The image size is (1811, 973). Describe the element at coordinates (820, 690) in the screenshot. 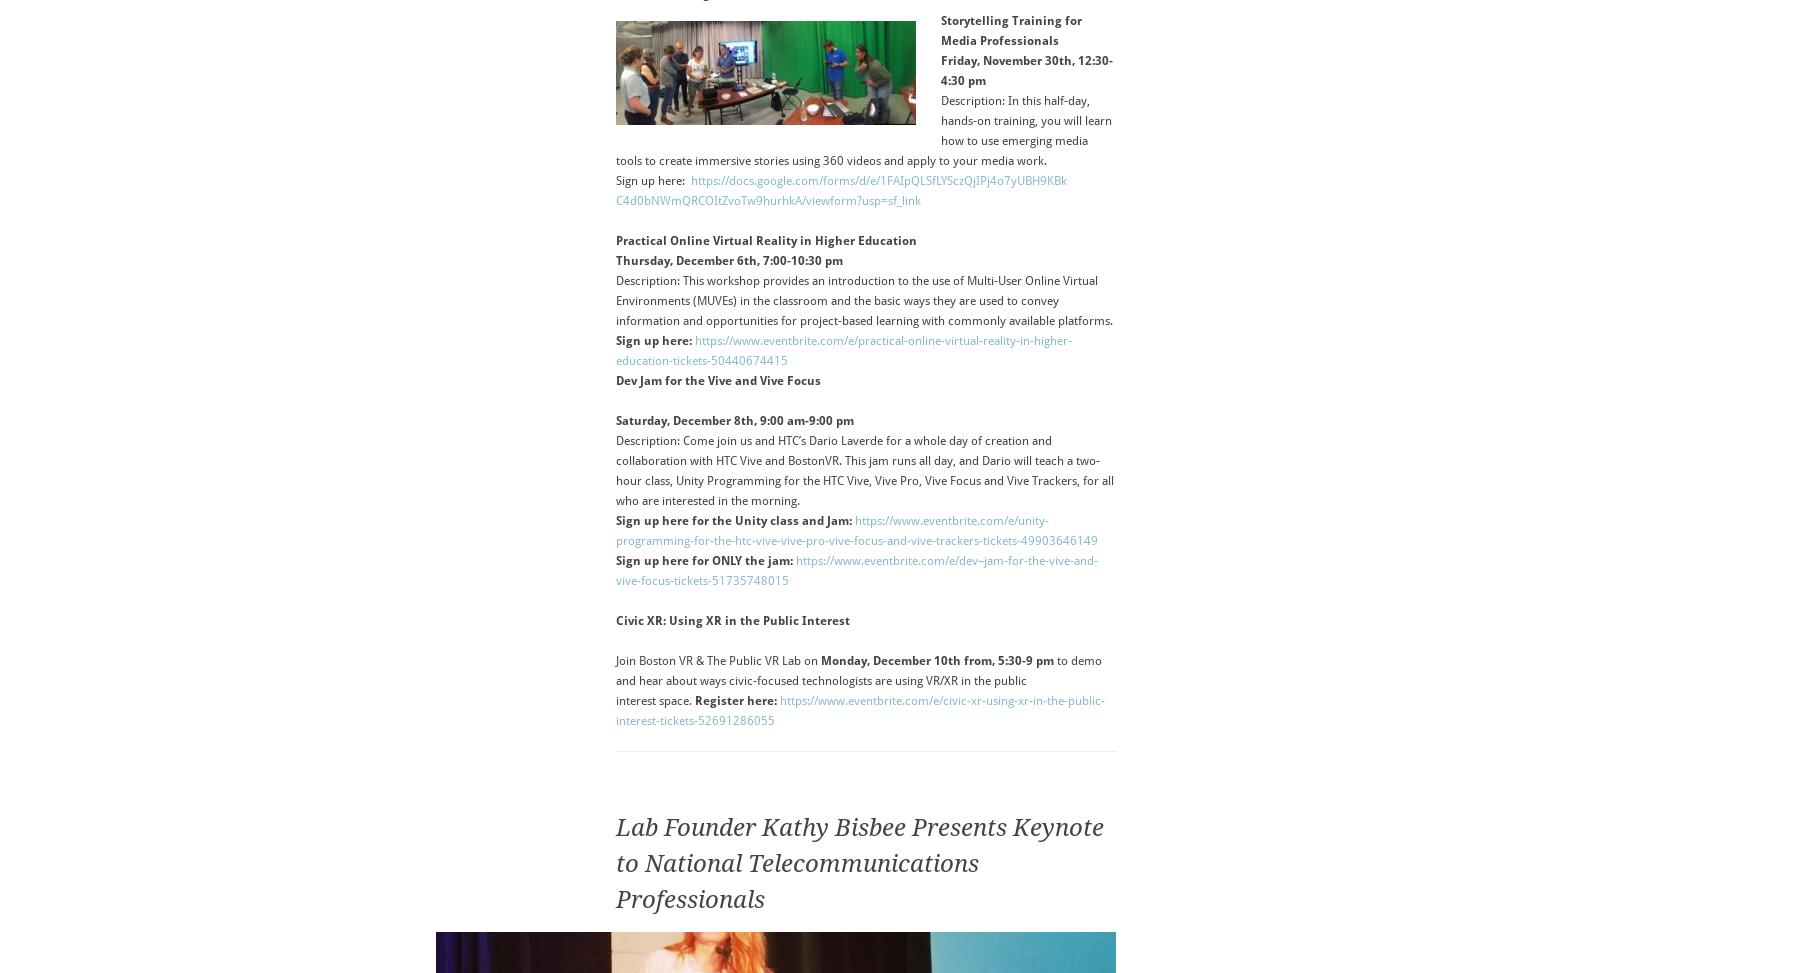

I see `'in the public interest space.'` at that location.